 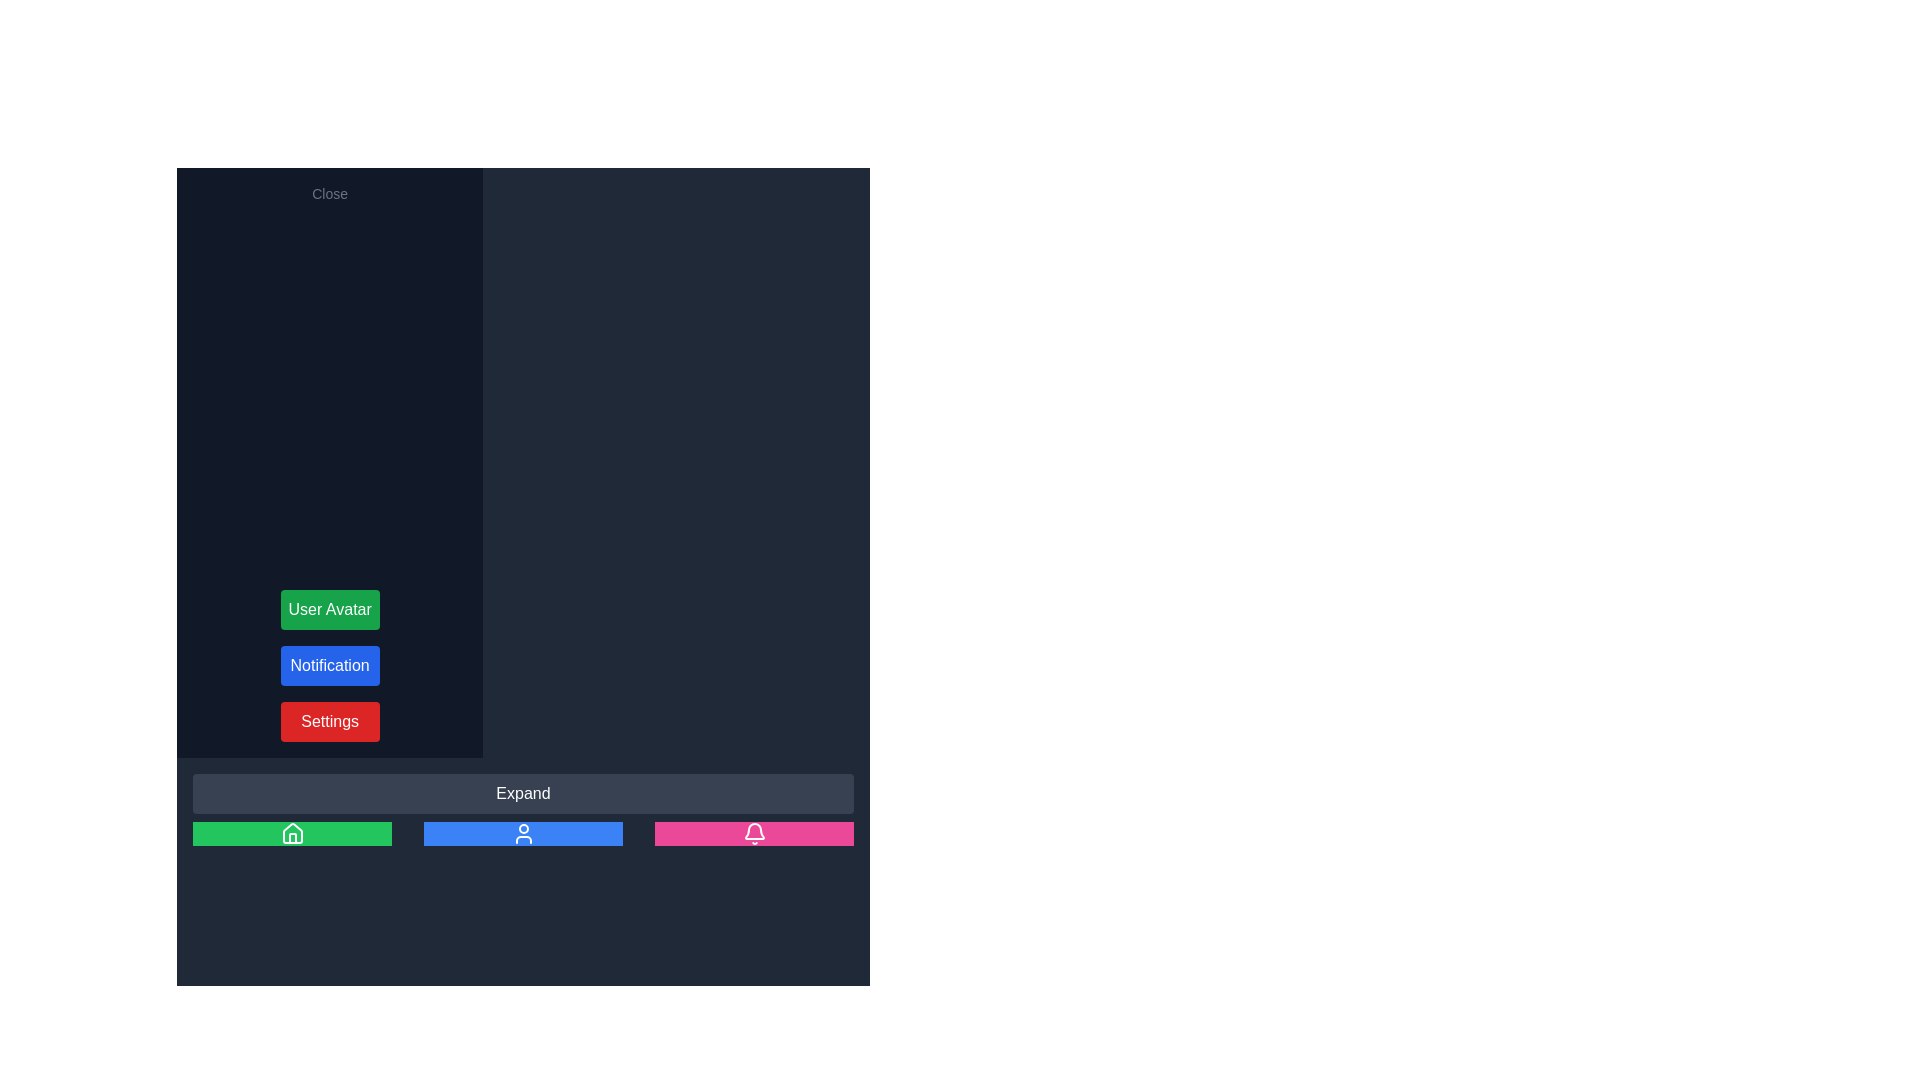 I want to click on the notification icon, which is the third from the left in a row of icons at the bottom of the interface, so click(x=753, y=833).